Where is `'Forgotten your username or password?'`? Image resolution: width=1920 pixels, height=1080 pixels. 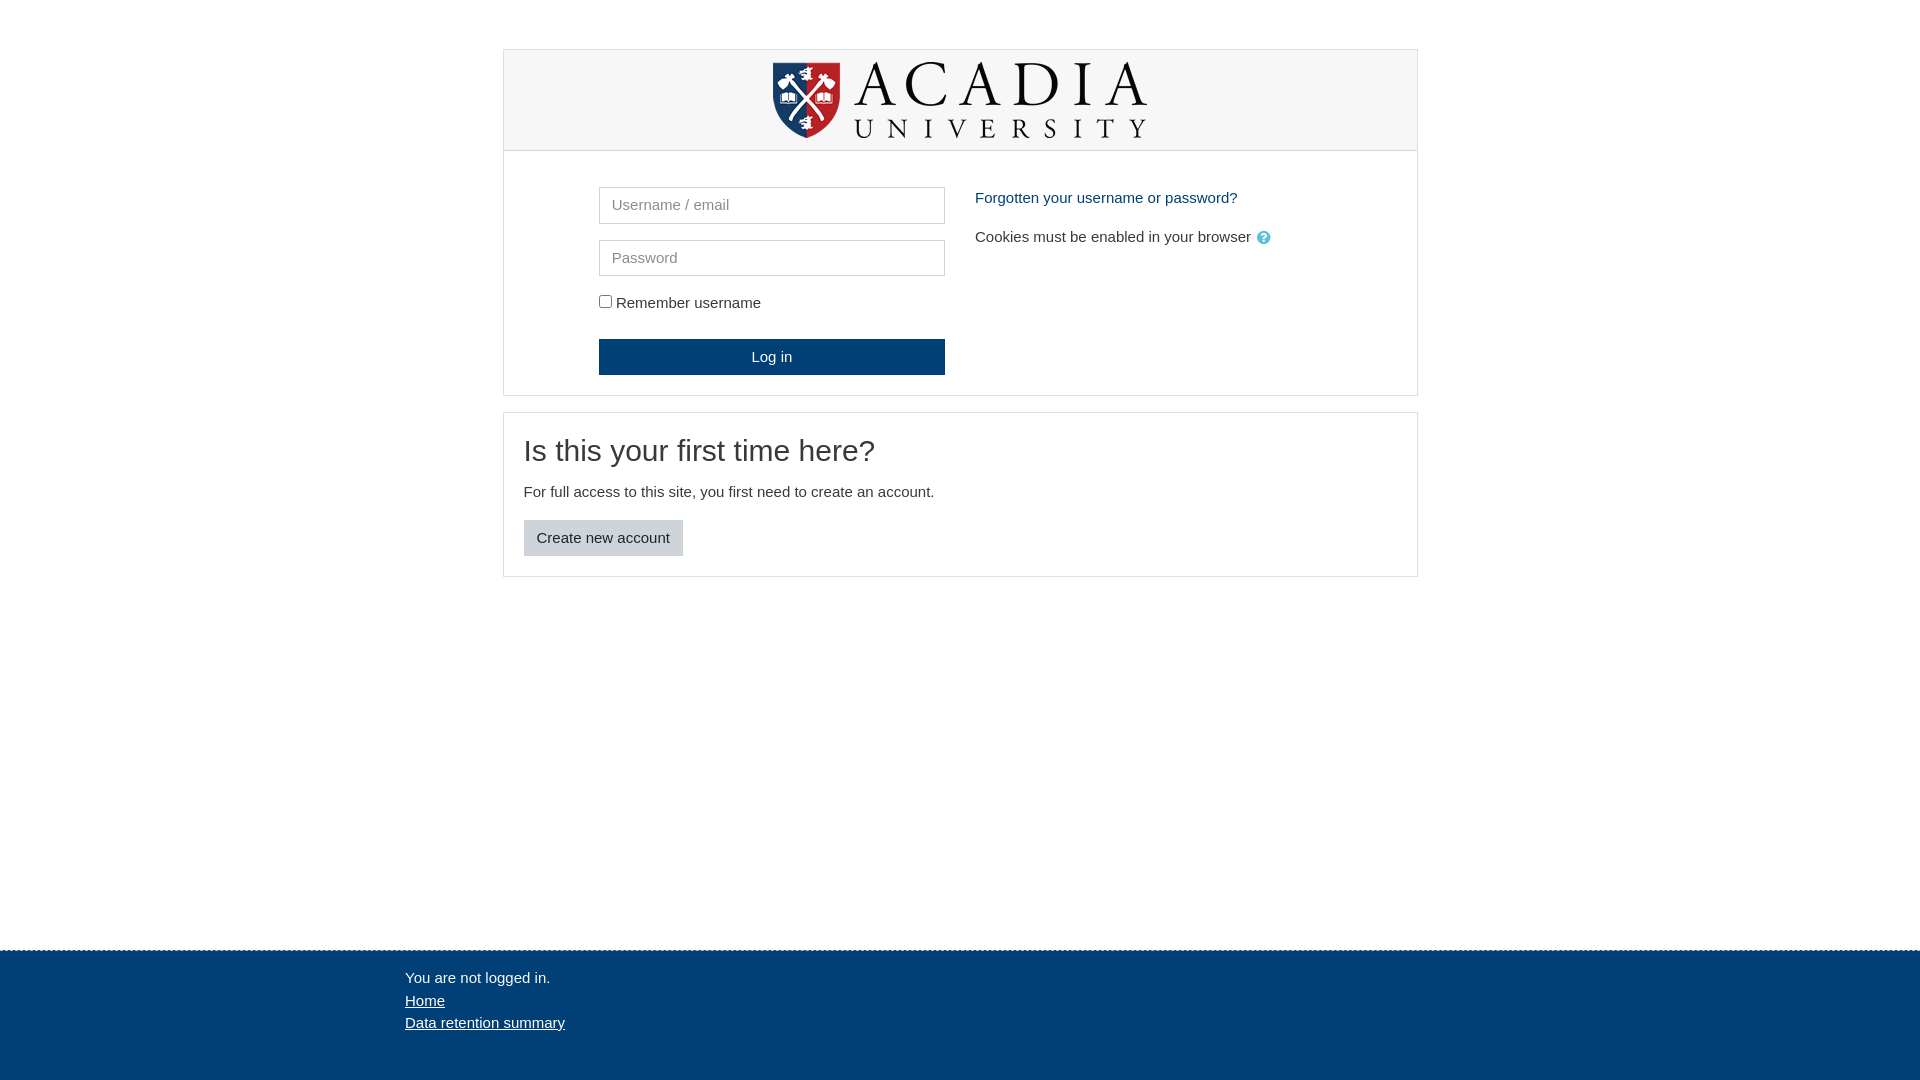 'Forgotten your username or password?' is located at coordinates (1105, 197).